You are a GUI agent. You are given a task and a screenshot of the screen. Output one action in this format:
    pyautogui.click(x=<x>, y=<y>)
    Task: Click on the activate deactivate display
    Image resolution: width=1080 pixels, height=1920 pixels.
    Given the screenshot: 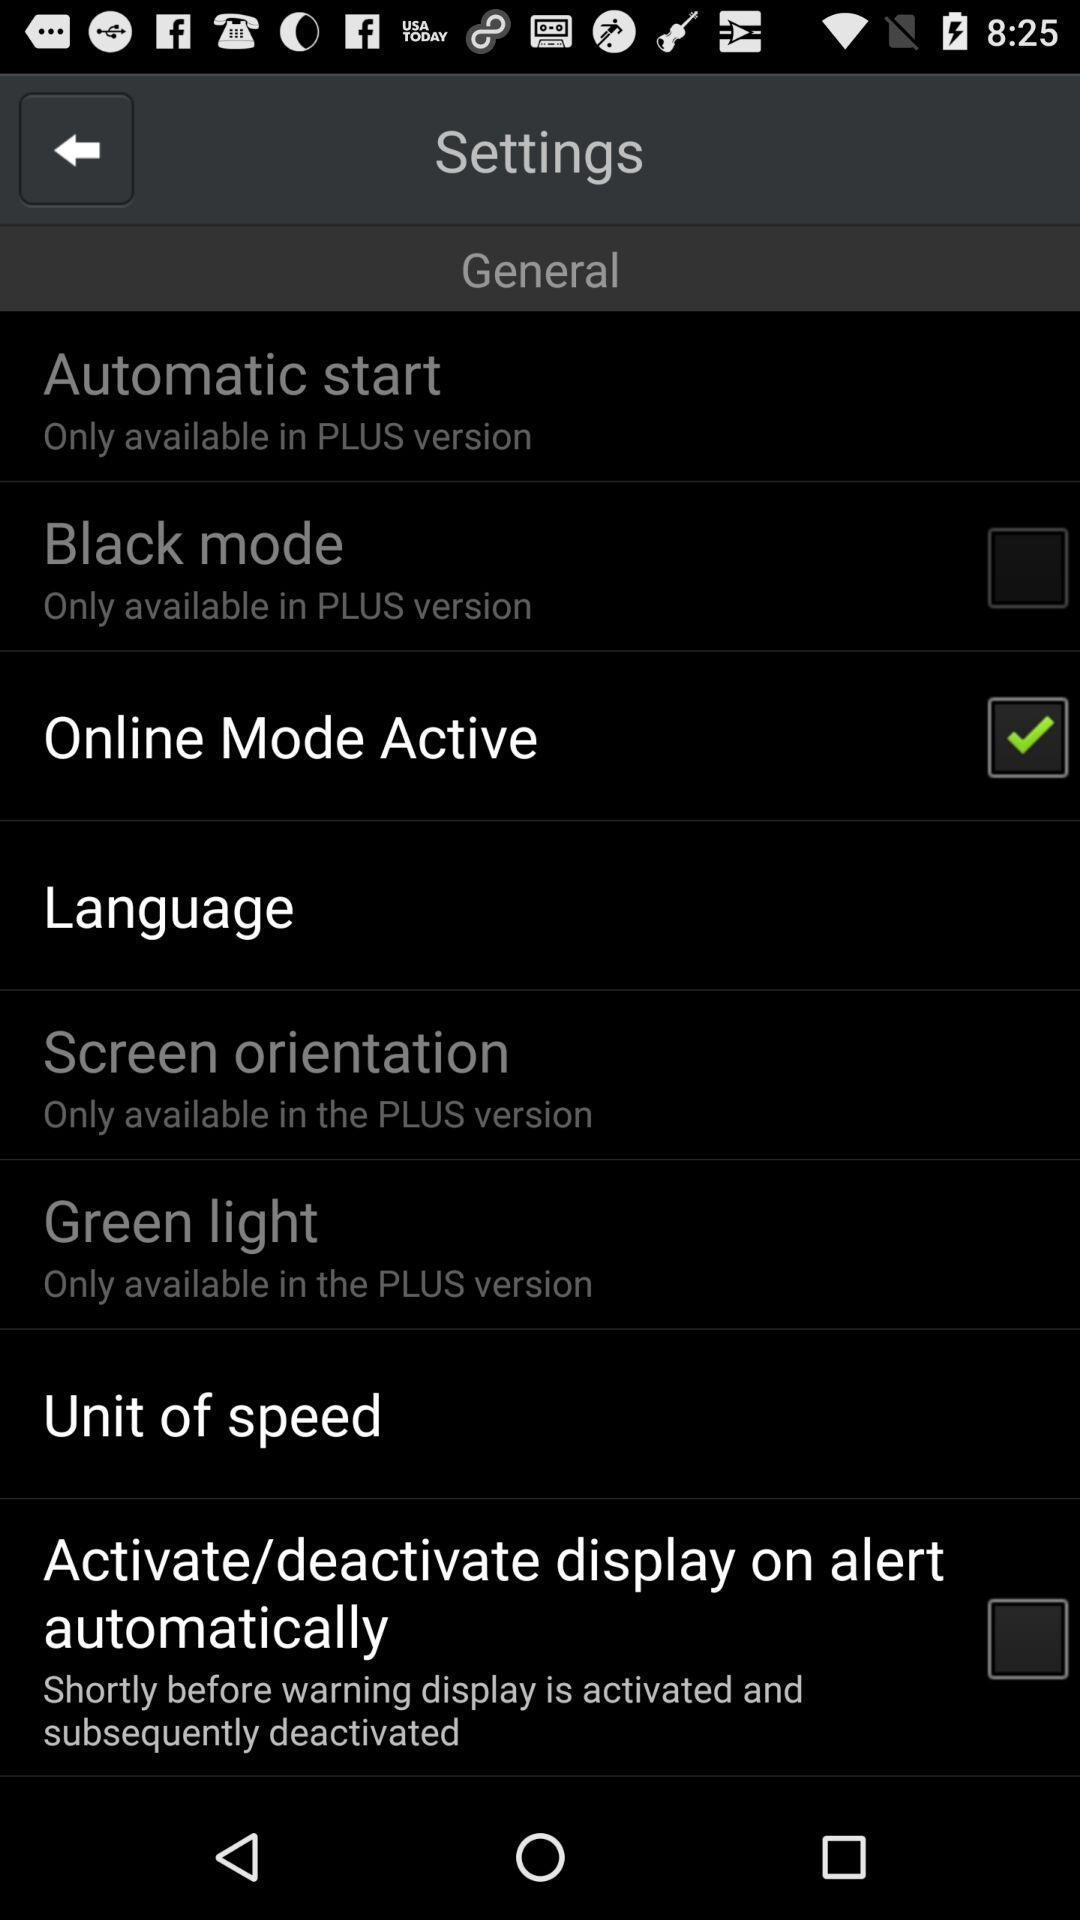 What is the action you would take?
    pyautogui.click(x=501, y=1590)
    